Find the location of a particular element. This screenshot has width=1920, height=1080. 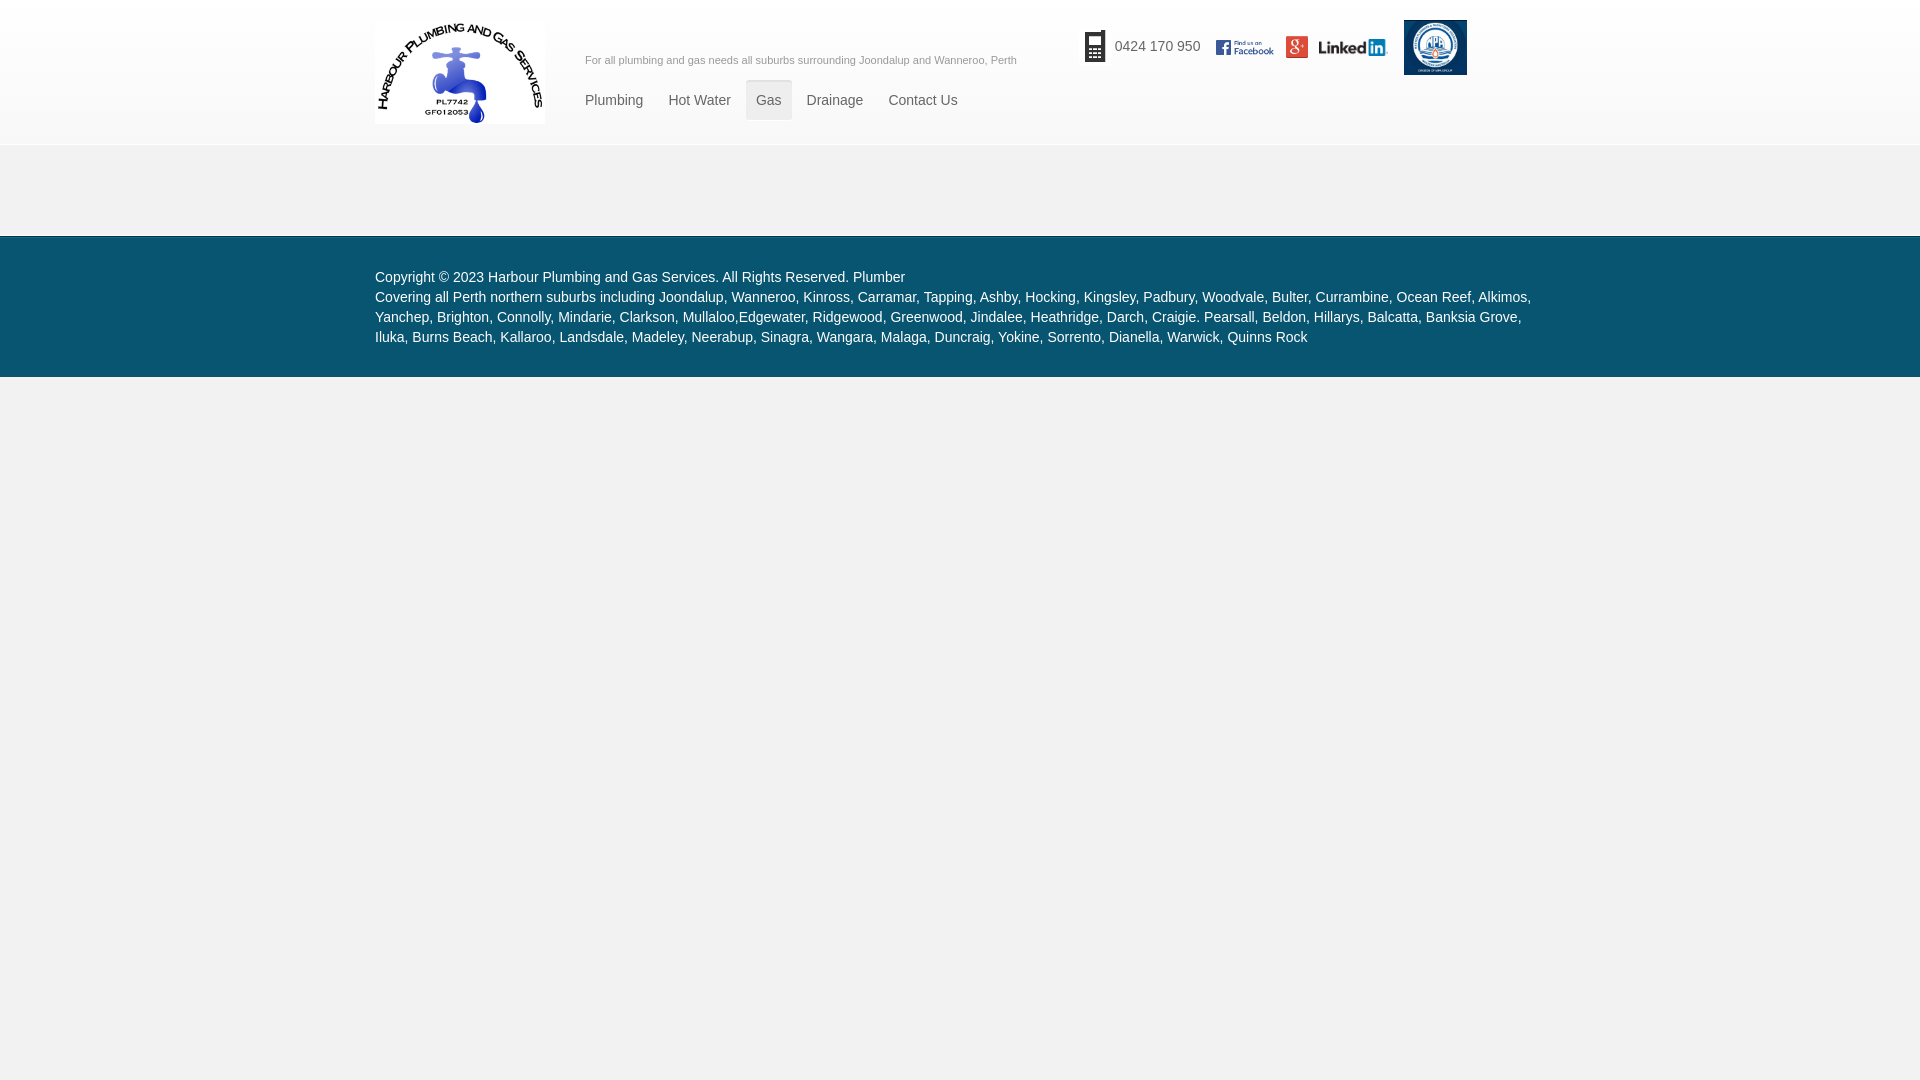

'Hot Water' is located at coordinates (699, 100).